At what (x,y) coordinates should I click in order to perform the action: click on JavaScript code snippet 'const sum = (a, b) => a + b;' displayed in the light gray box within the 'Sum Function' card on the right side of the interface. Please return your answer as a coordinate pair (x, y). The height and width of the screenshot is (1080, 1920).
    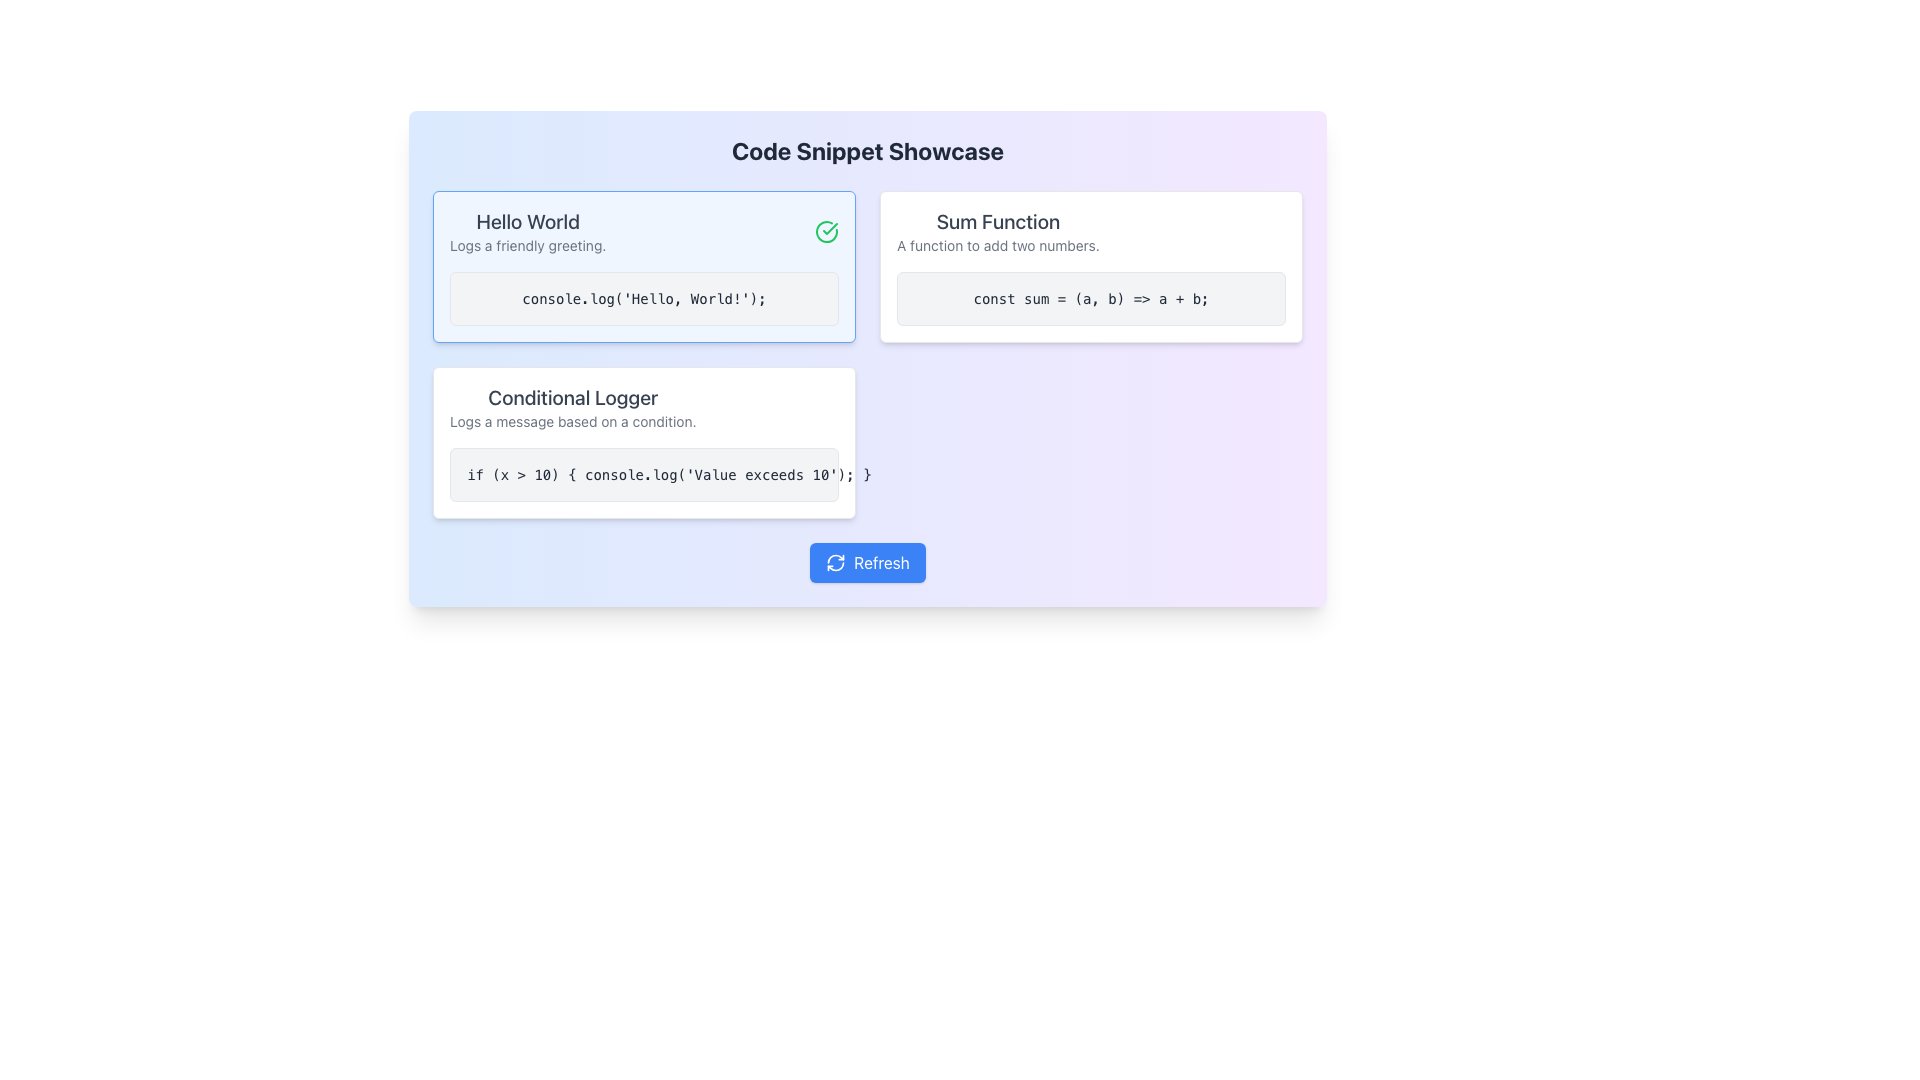
    Looking at the image, I should click on (1090, 299).